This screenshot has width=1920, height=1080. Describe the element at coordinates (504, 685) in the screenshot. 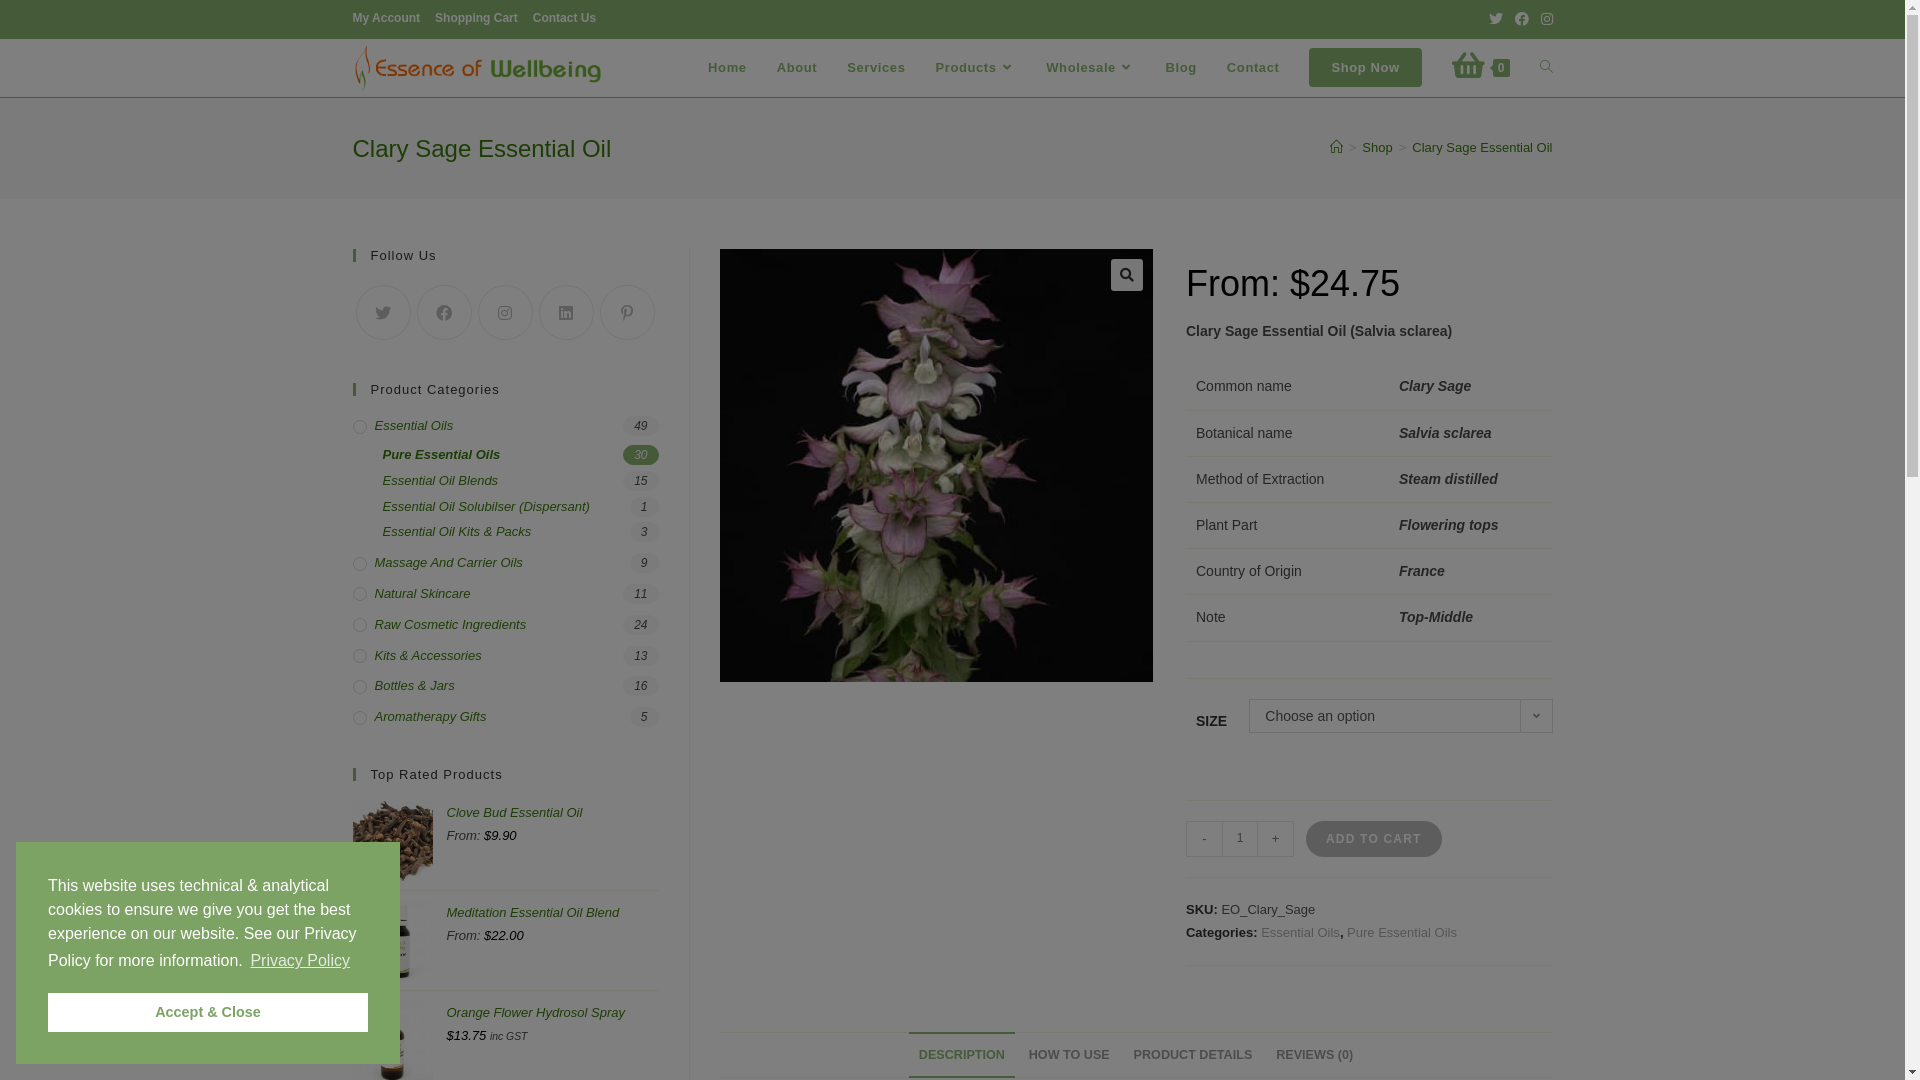

I see `'Bottles & Jars'` at that location.